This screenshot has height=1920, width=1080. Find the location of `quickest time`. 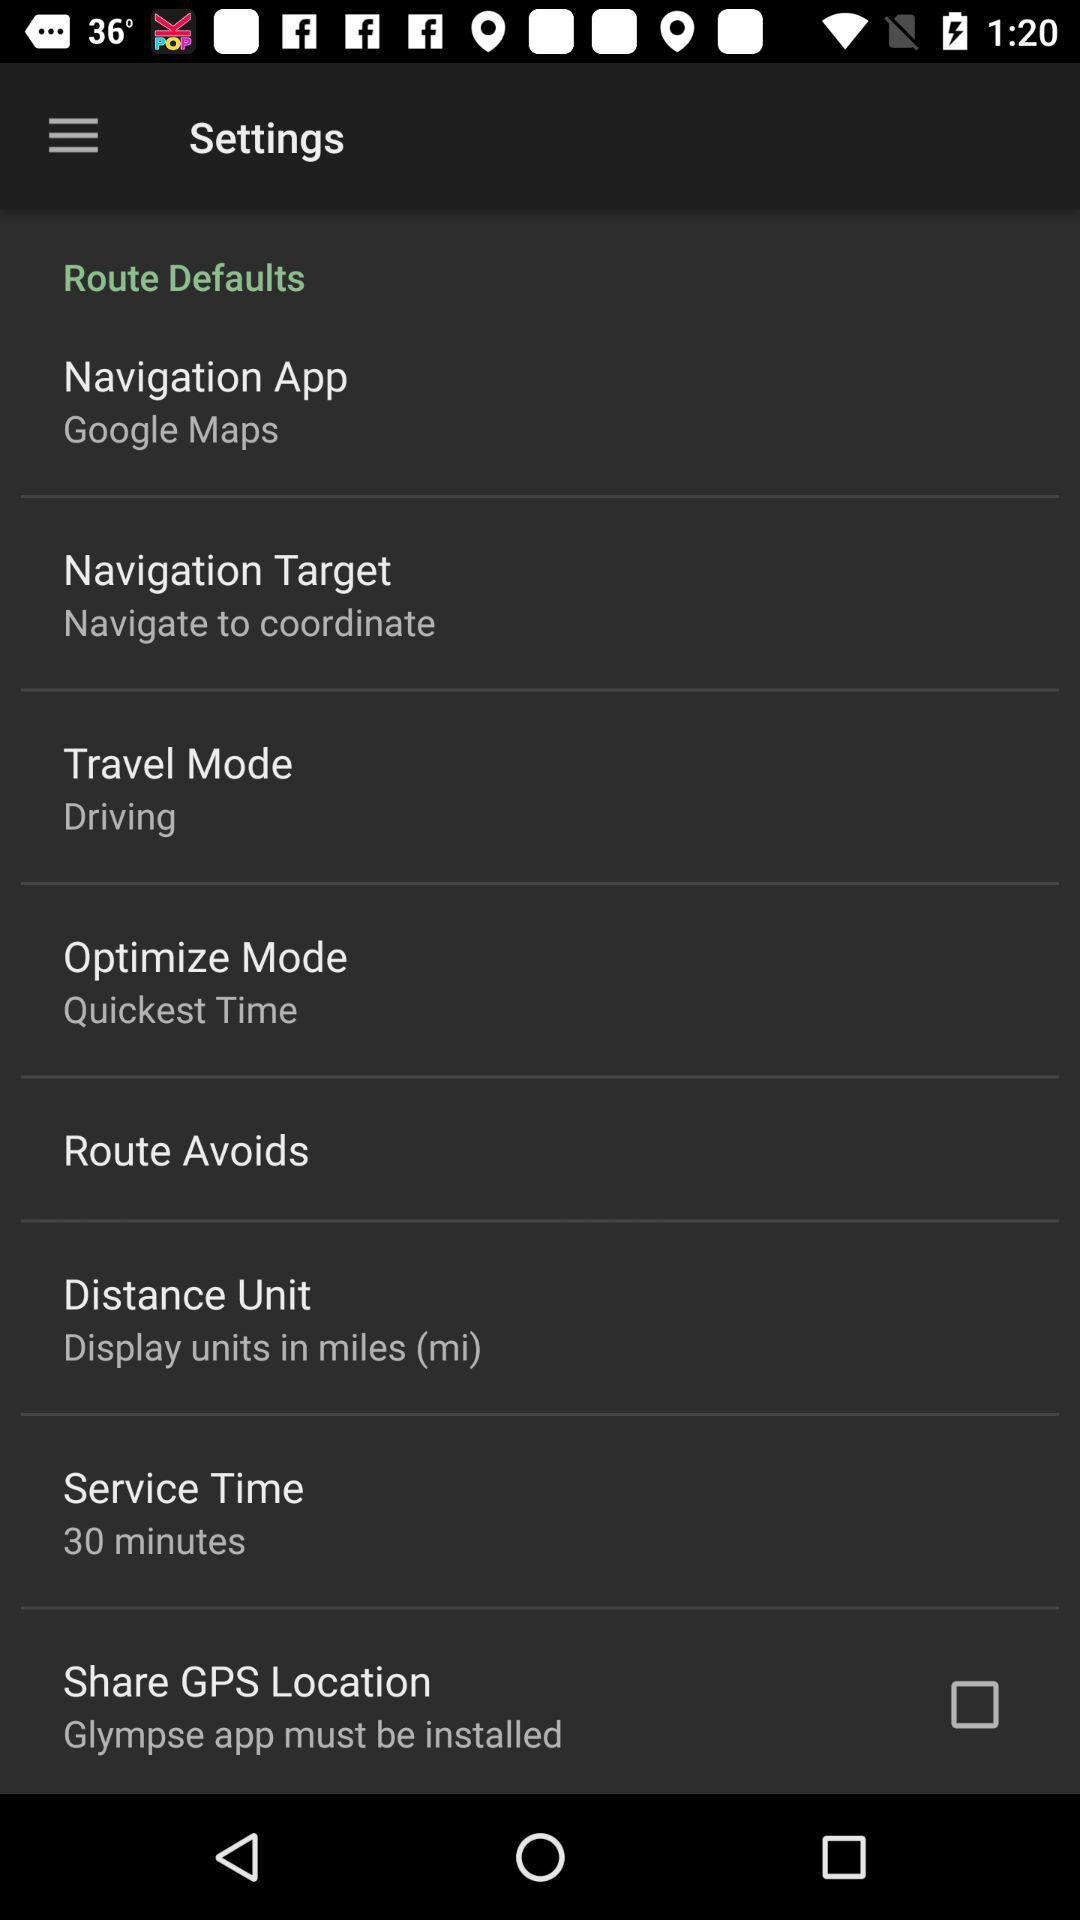

quickest time is located at coordinates (180, 1008).